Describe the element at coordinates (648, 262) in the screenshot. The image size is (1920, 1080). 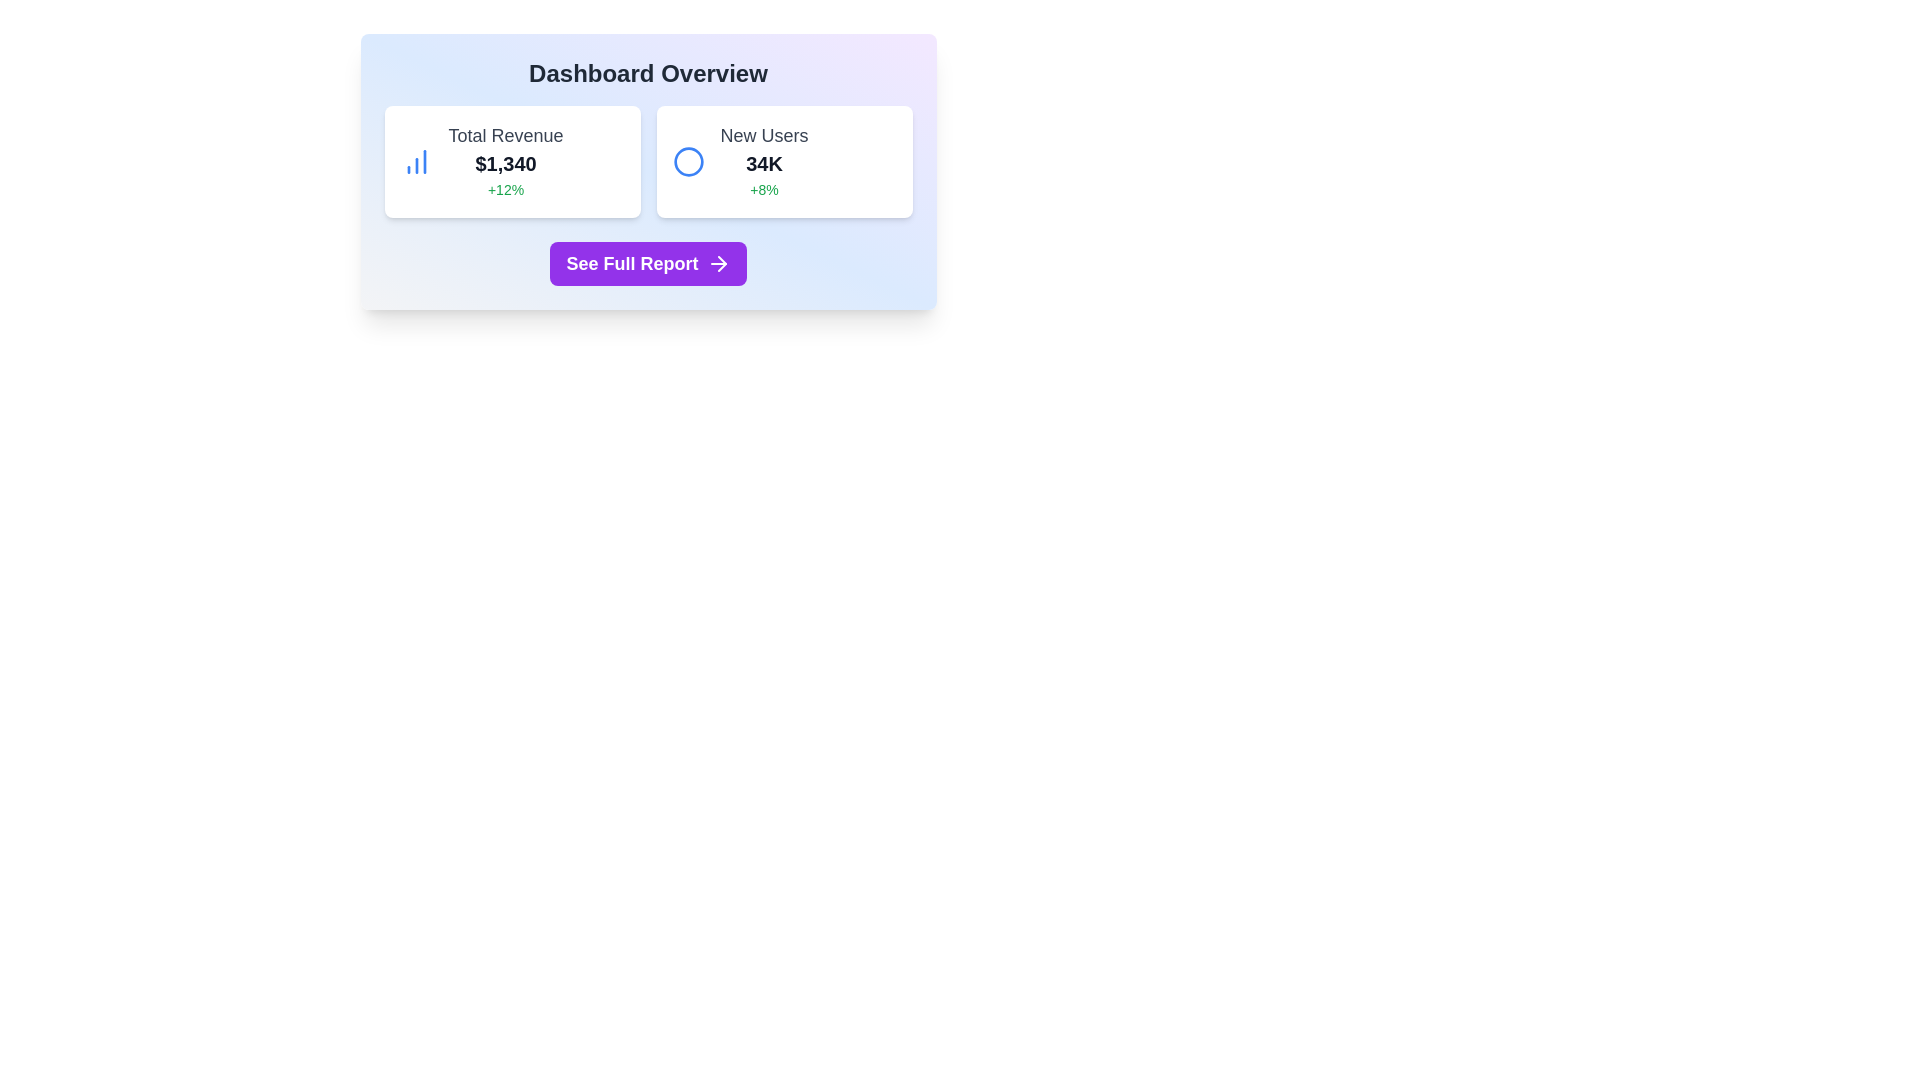
I see `the button located at the bottom of the 'Dashboard Overview' card` at that location.